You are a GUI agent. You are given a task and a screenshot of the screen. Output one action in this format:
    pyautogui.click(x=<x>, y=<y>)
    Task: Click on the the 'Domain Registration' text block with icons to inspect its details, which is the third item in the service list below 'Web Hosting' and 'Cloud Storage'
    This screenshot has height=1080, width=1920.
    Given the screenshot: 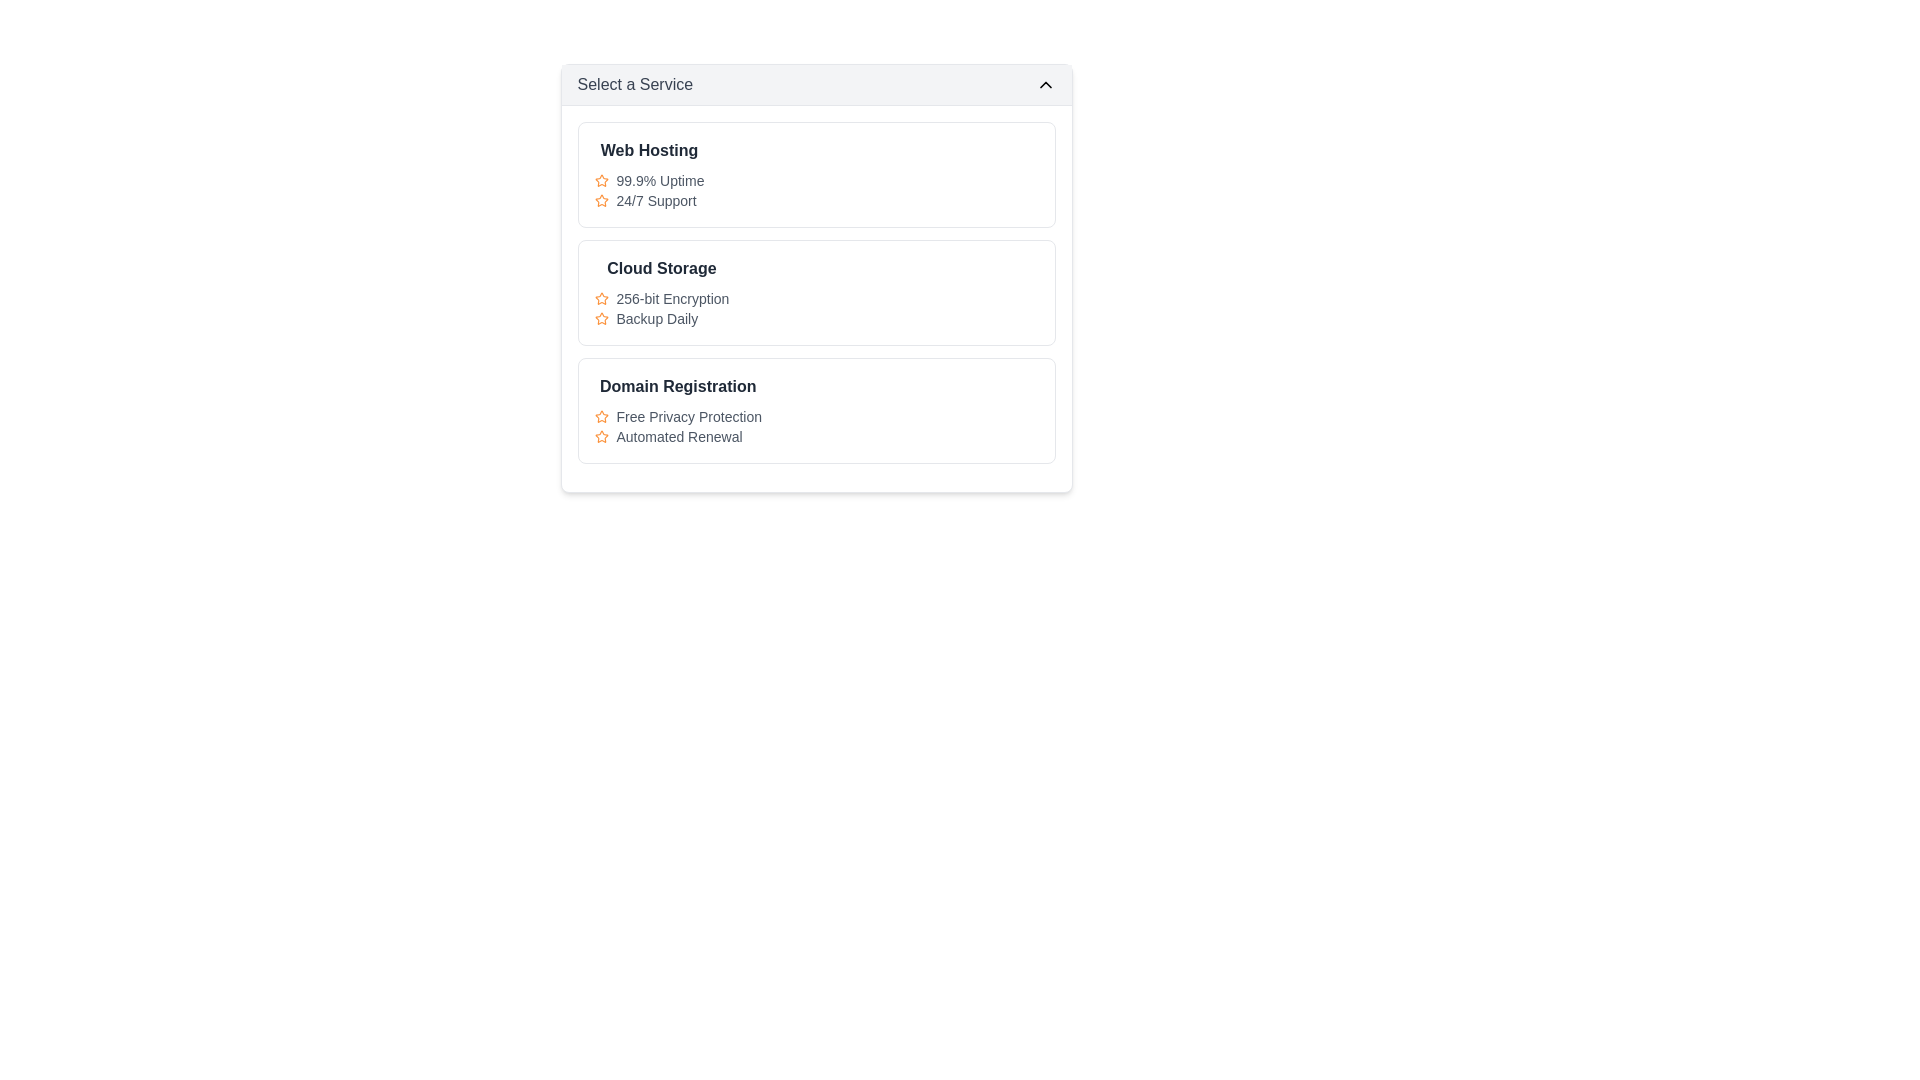 What is the action you would take?
    pyautogui.click(x=678, y=410)
    